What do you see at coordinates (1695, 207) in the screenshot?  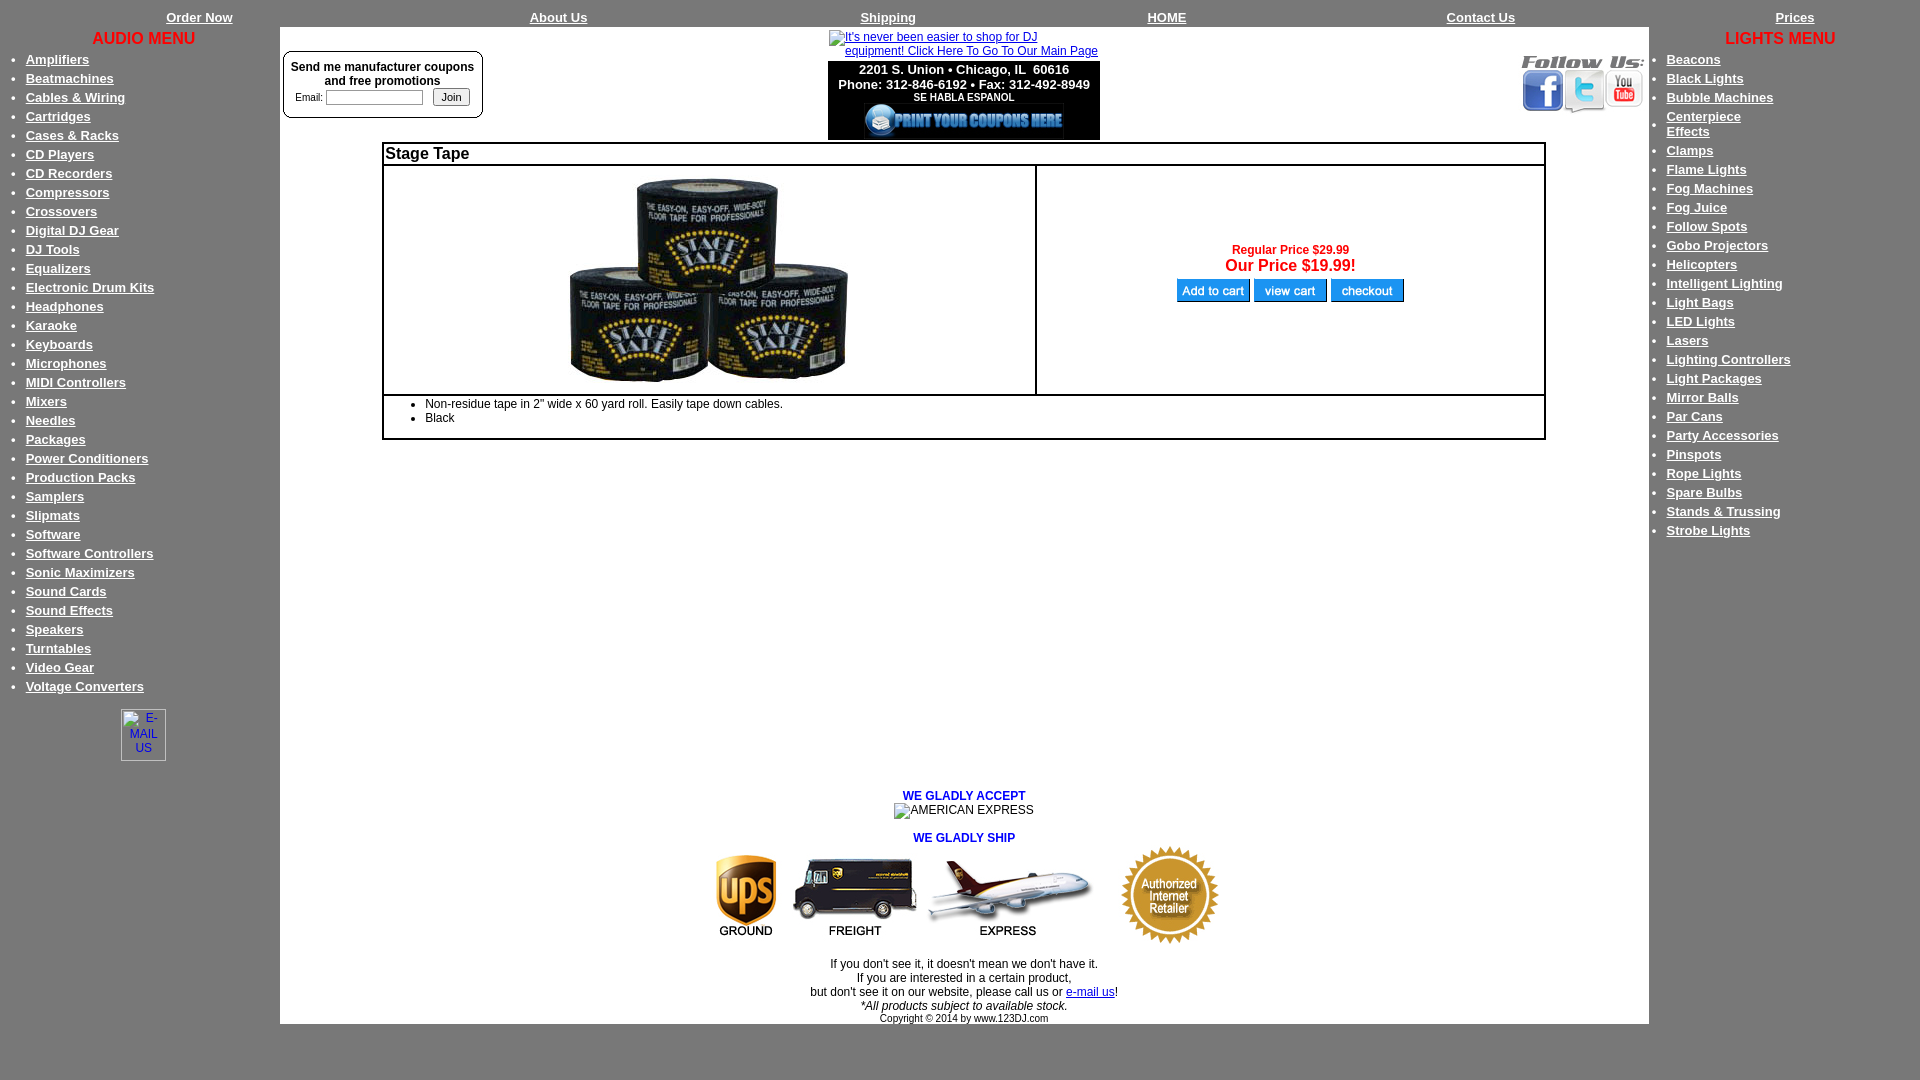 I see `'Fog Juice'` at bounding box center [1695, 207].